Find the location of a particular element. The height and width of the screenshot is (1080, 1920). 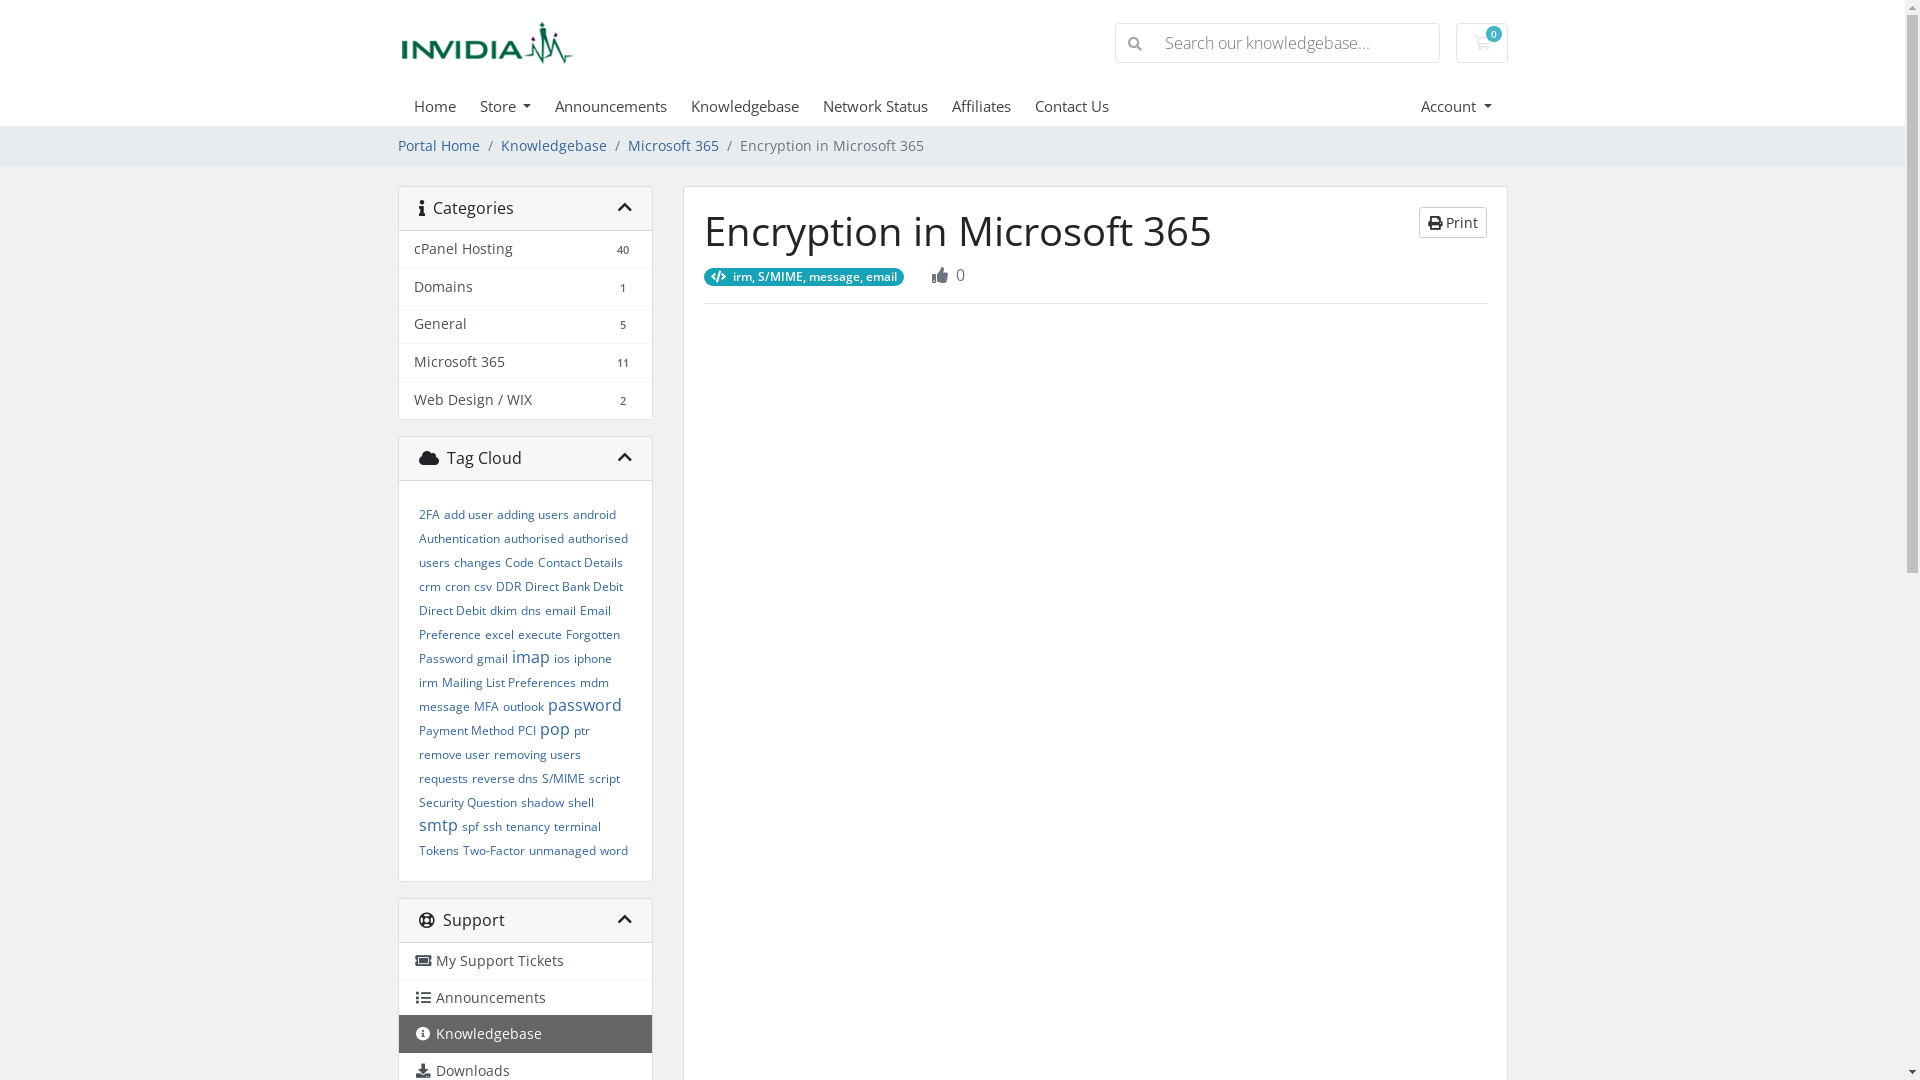

'Print' is located at coordinates (1451, 222).